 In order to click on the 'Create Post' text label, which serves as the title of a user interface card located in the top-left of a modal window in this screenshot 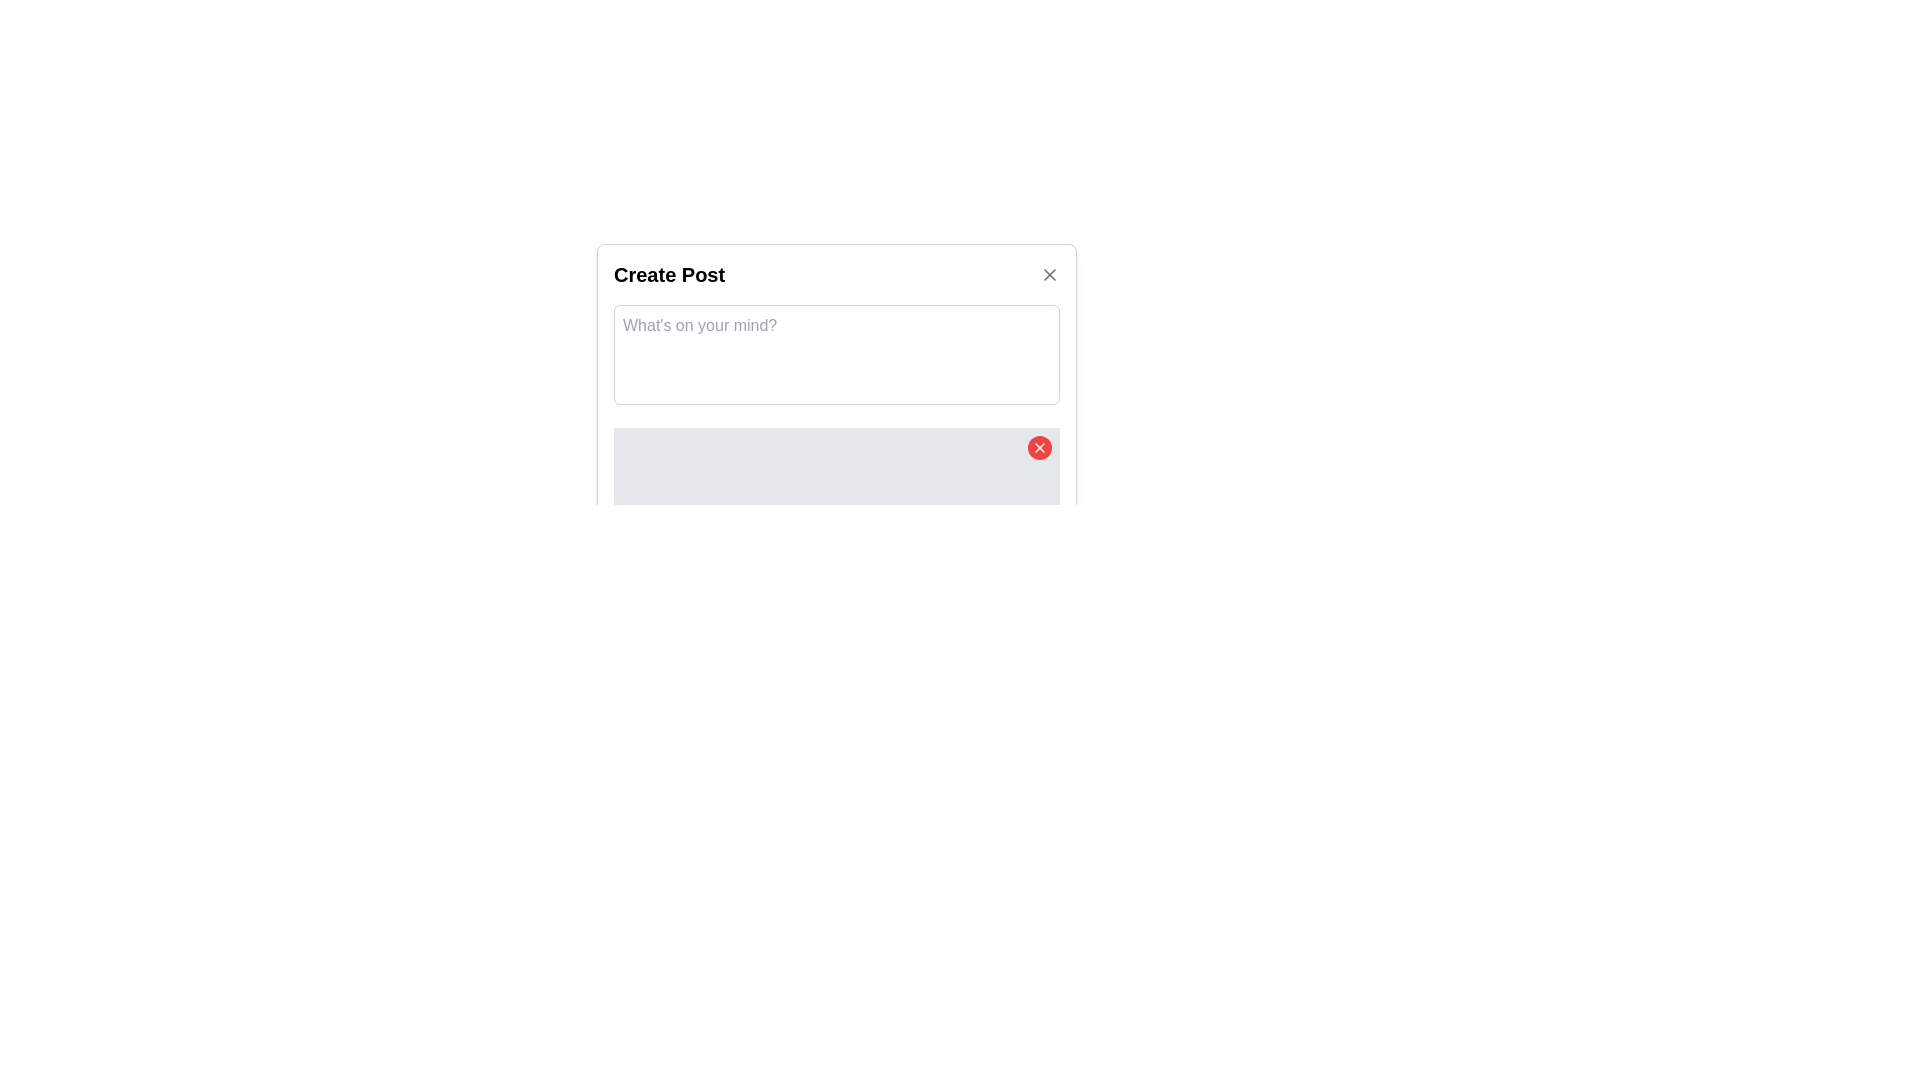, I will do `click(669, 274)`.